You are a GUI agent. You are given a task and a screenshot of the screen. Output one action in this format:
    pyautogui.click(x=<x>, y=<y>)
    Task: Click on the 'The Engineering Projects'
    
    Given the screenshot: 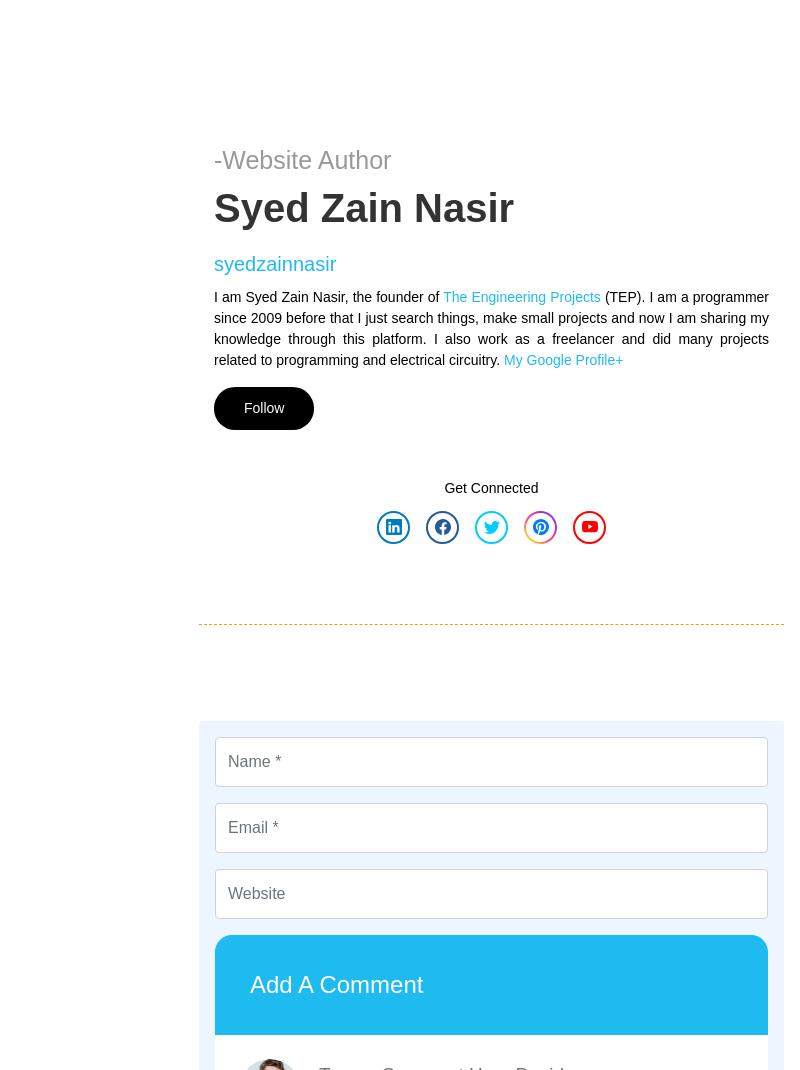 What is the action you would take?
    pyautogui.click(x=520, y=295)
    